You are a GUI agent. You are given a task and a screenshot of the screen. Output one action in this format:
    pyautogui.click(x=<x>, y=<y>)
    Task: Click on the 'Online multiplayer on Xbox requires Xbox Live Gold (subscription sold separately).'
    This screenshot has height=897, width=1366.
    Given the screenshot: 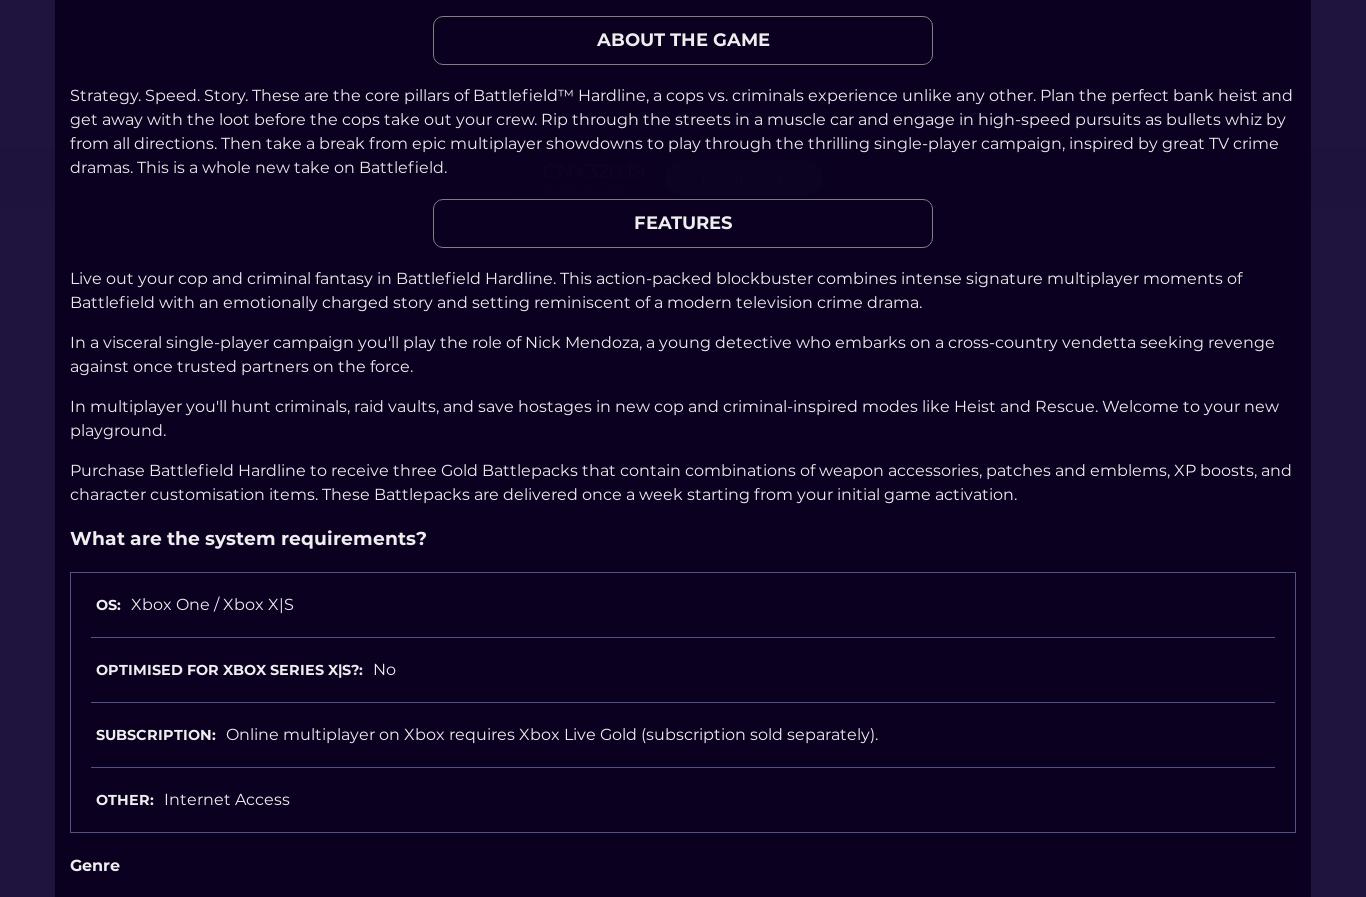 What is the action you would take?
    pyautogui.click(x=552, y=734)
    